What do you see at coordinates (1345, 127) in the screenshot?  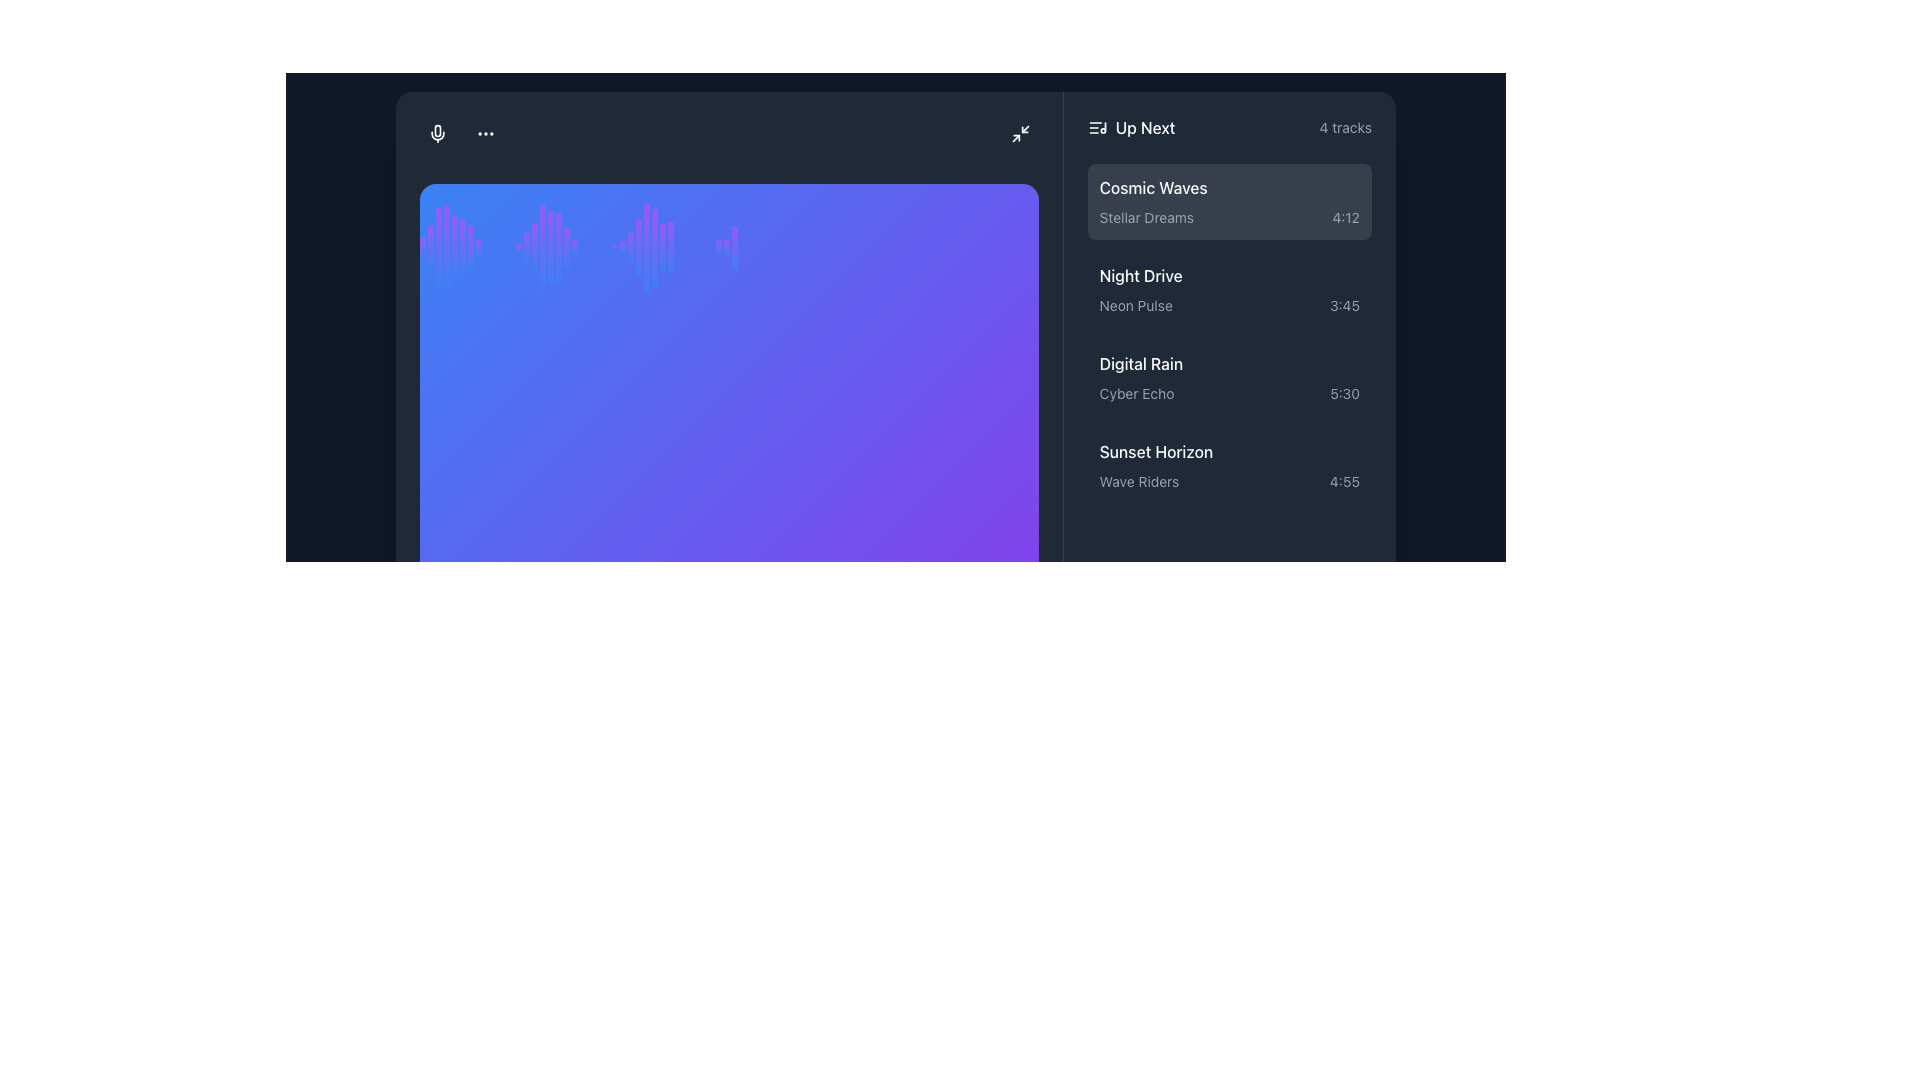 I see `the Text Label displaying '4 tracks', located in the top-right corner of the 'Up Next' section` at bounding box center [1345, 127].